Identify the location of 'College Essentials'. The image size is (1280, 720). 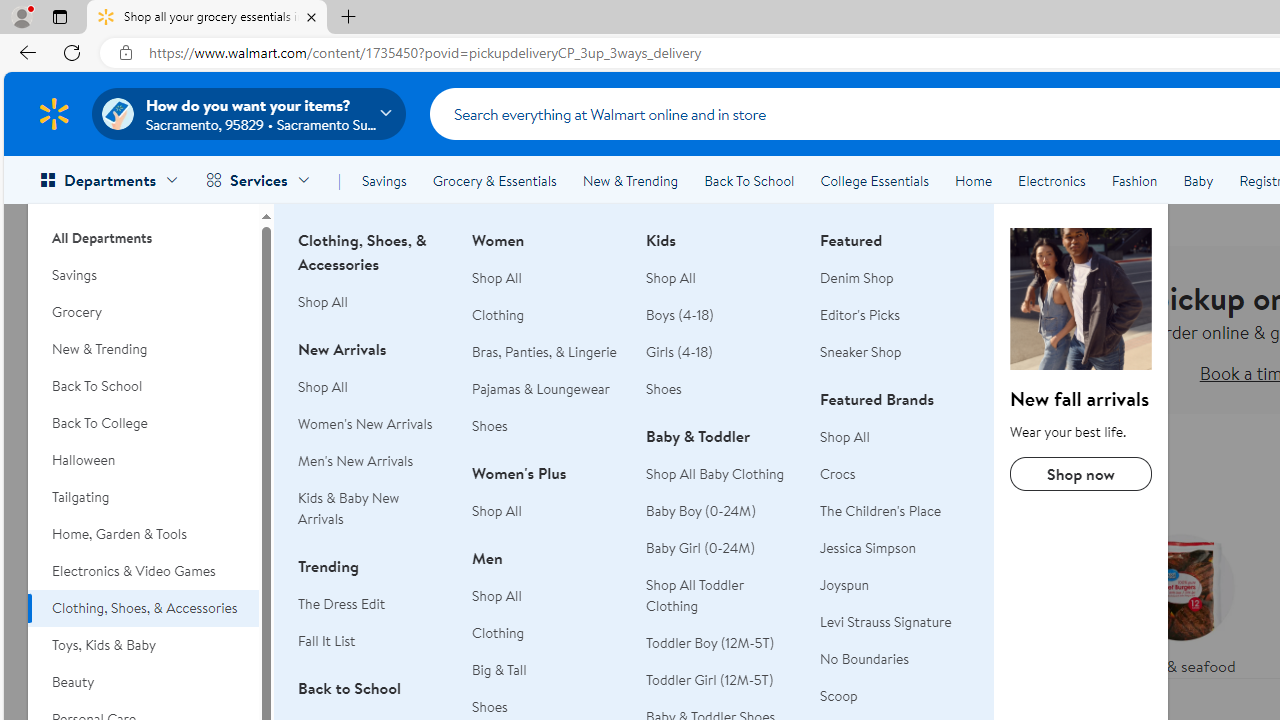
(874, 181).